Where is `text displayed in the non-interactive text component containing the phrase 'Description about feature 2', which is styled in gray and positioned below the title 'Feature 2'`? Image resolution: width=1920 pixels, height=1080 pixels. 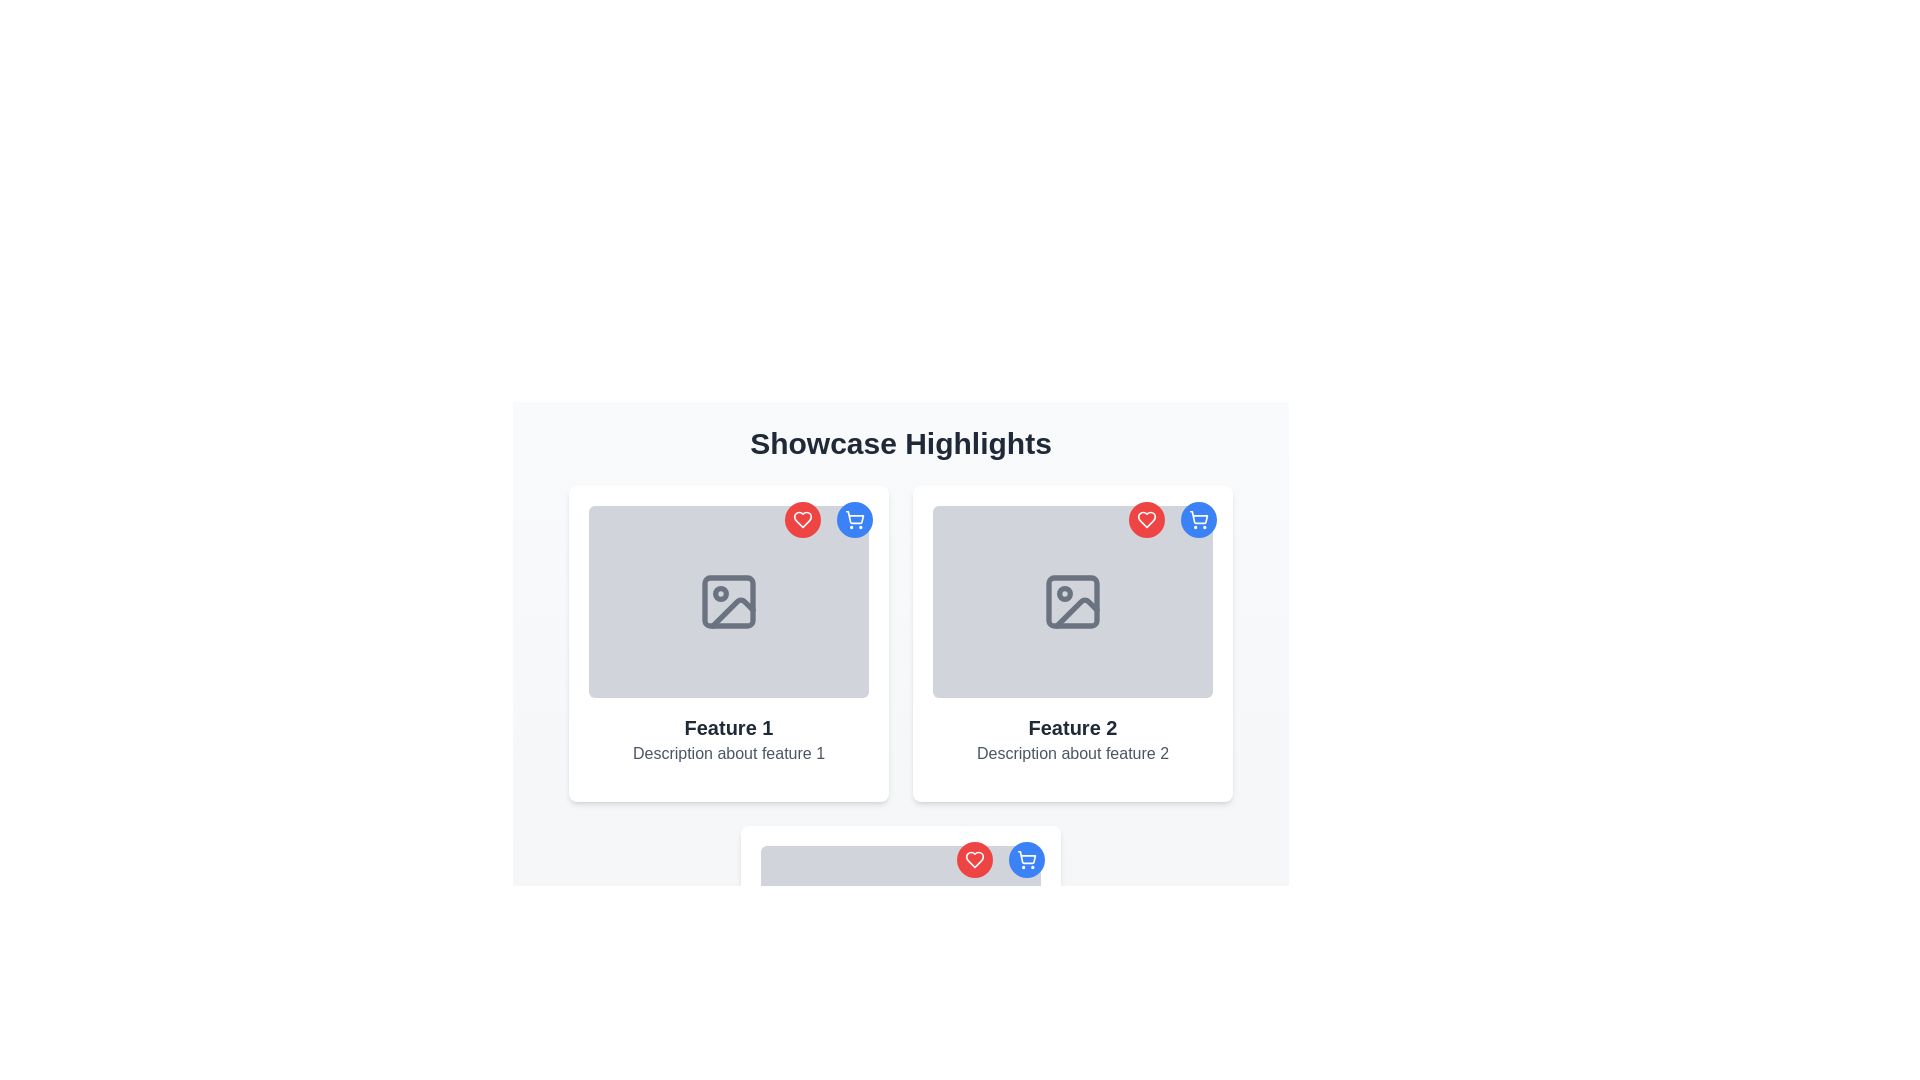
text displayed in the non-interactive text component containing the phrase 'Description about feature 2', which is styled in gray and positioned below the title 'Feature 2' is located at coordinates (1072, 753).